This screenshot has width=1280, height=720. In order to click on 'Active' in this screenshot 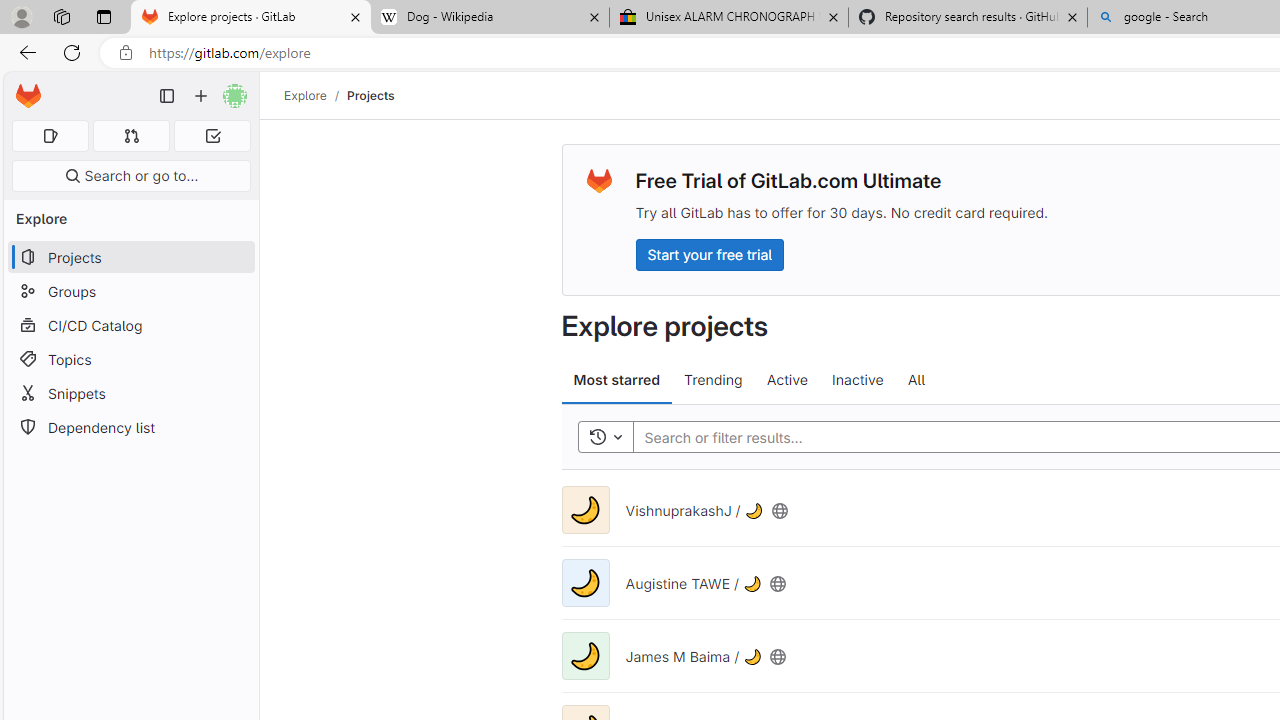, I will do `click(786, 380)`.